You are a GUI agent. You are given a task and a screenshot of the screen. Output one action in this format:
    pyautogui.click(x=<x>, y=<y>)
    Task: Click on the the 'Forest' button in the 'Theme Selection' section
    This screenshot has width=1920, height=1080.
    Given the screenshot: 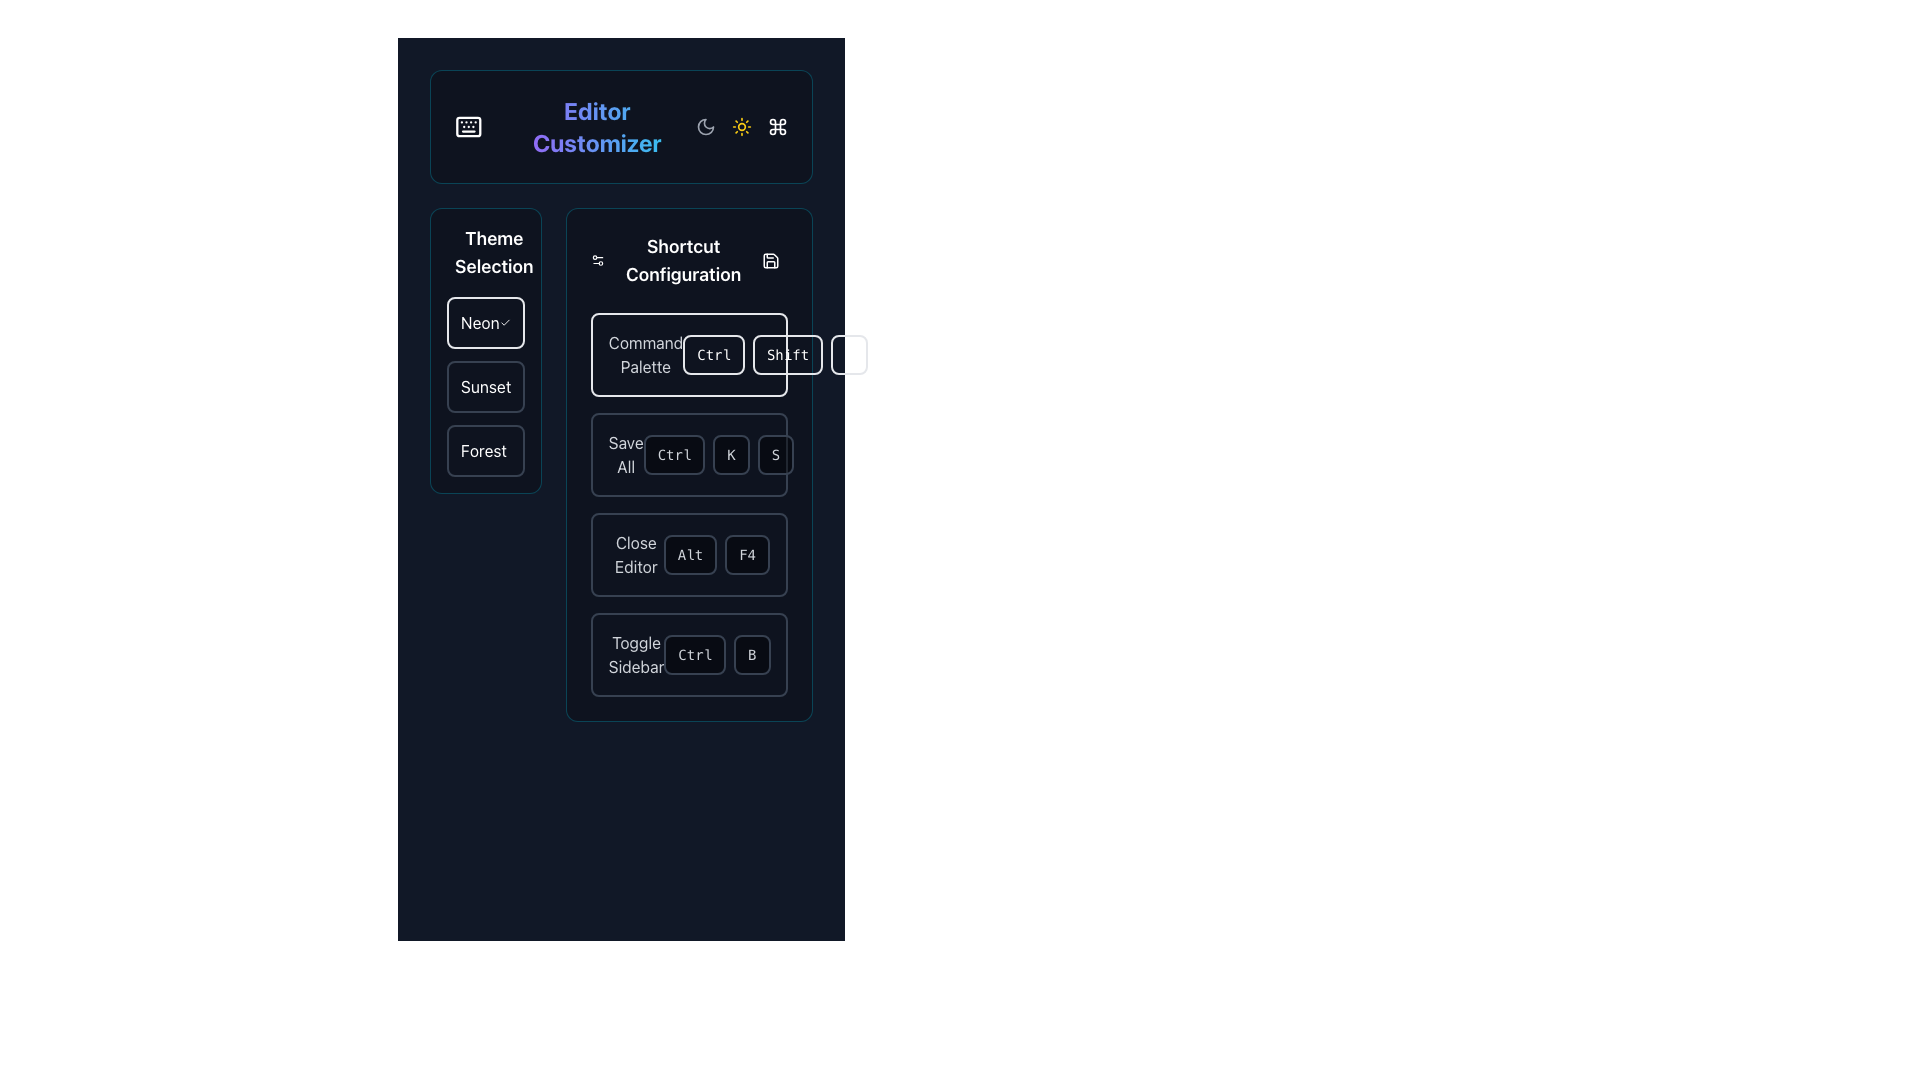 What is the action you would take?
    pyautogui.click(x=485, y=451)
    